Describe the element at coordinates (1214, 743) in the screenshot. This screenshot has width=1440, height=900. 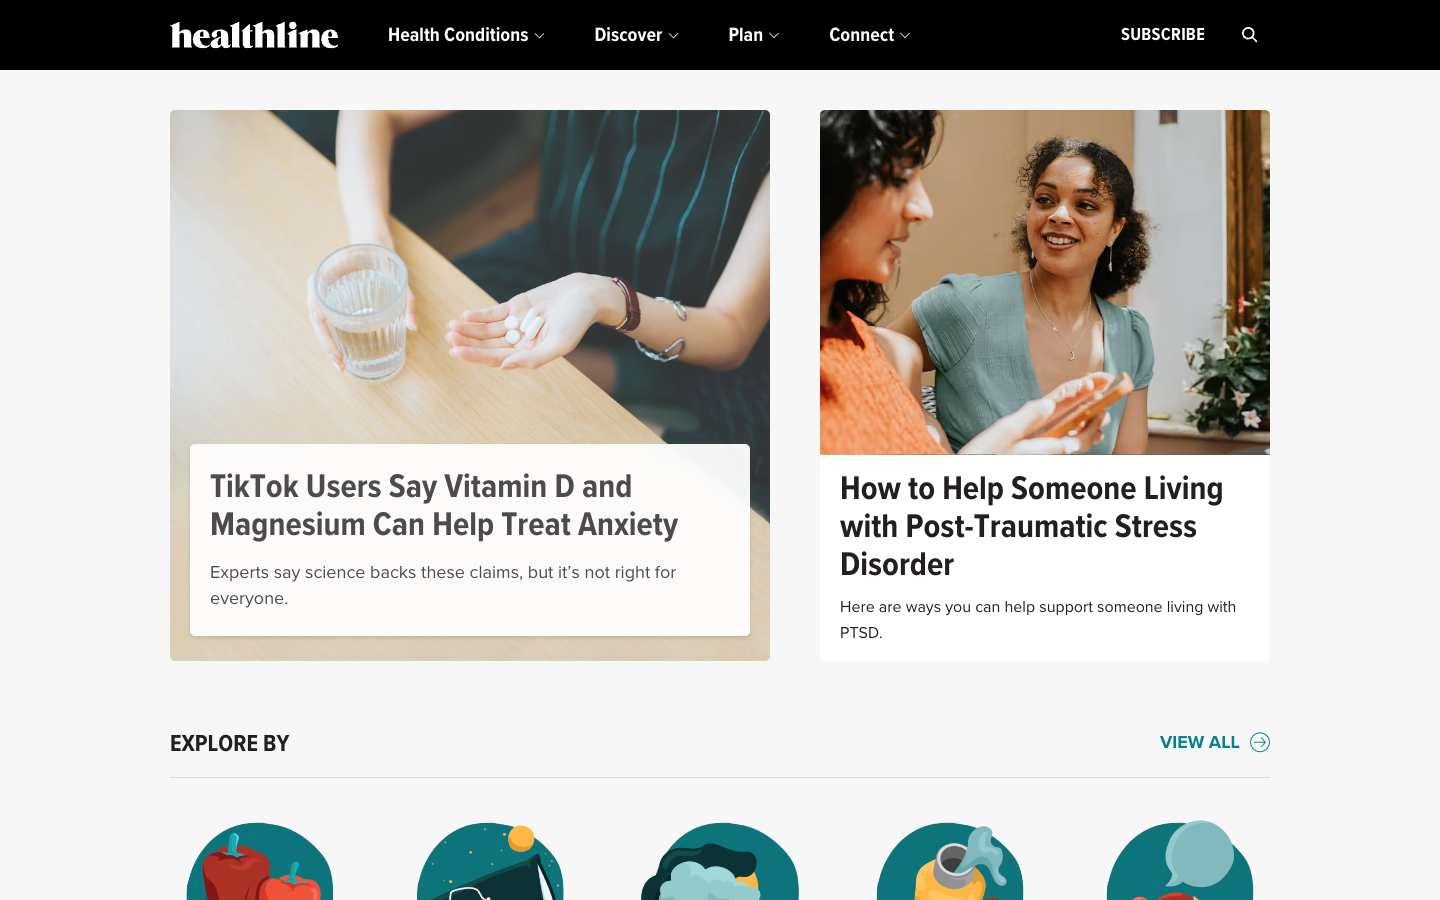
I see `Explore topics on health by viewing all` at that location.